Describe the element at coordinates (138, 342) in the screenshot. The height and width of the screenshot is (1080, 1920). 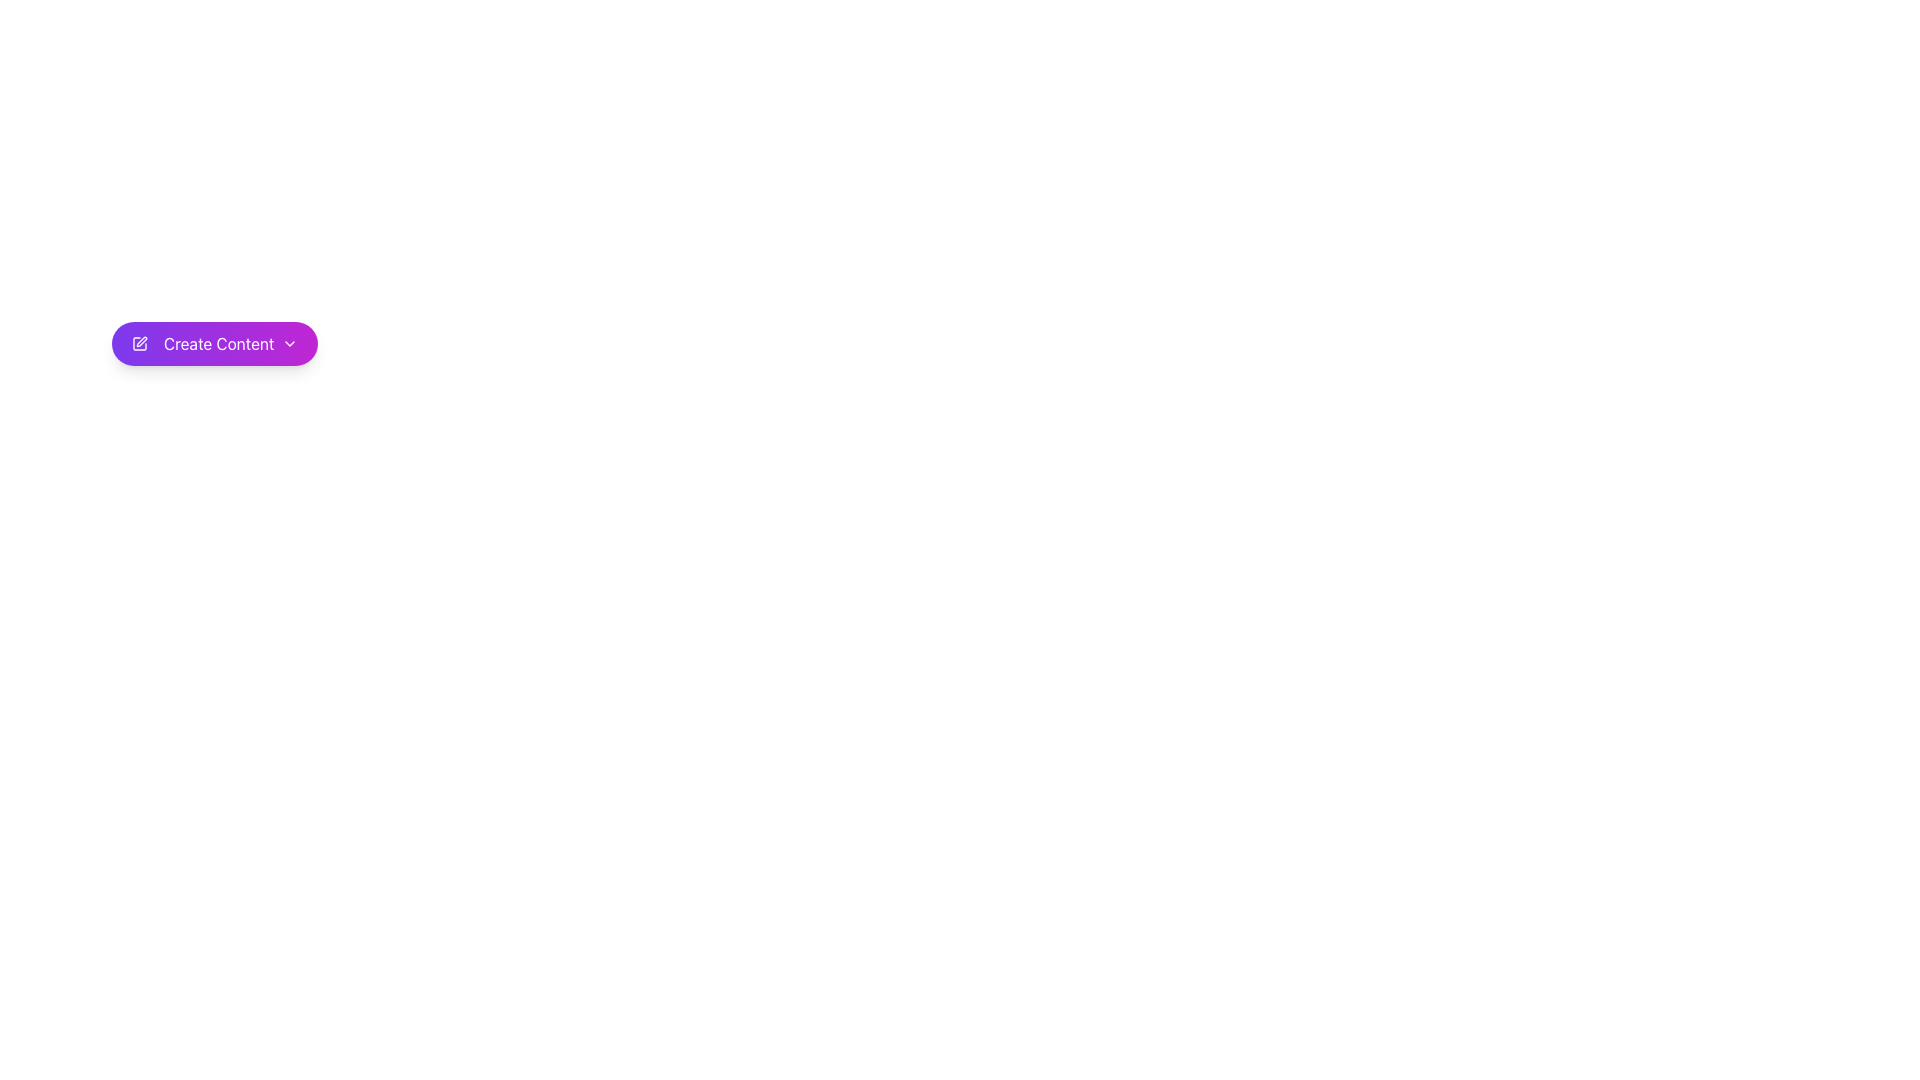
I see `the icon representing the 'Create Content' action, which is the leftmost element within the purple 'Create Content' button` at that location.